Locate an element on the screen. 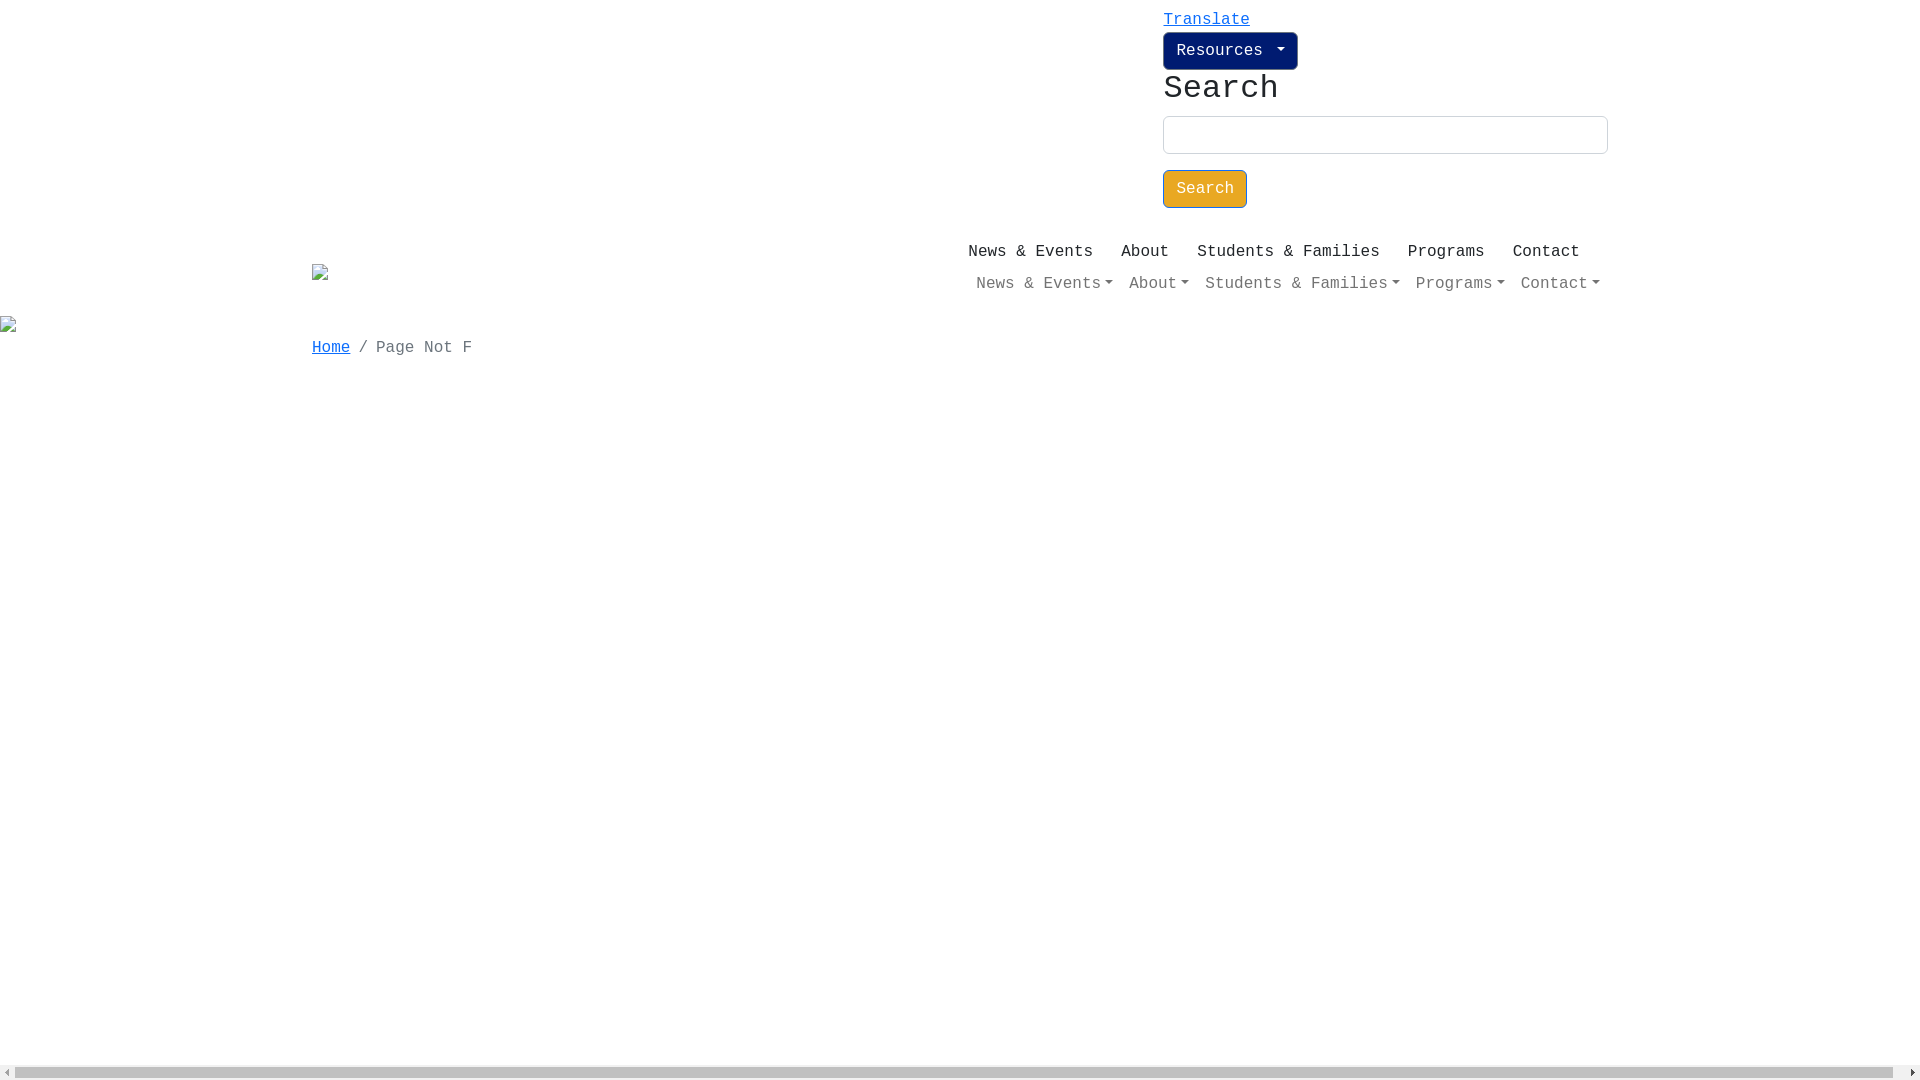 The image size is (1920, 1080). 'Home' is located at coordinates (331, 346).